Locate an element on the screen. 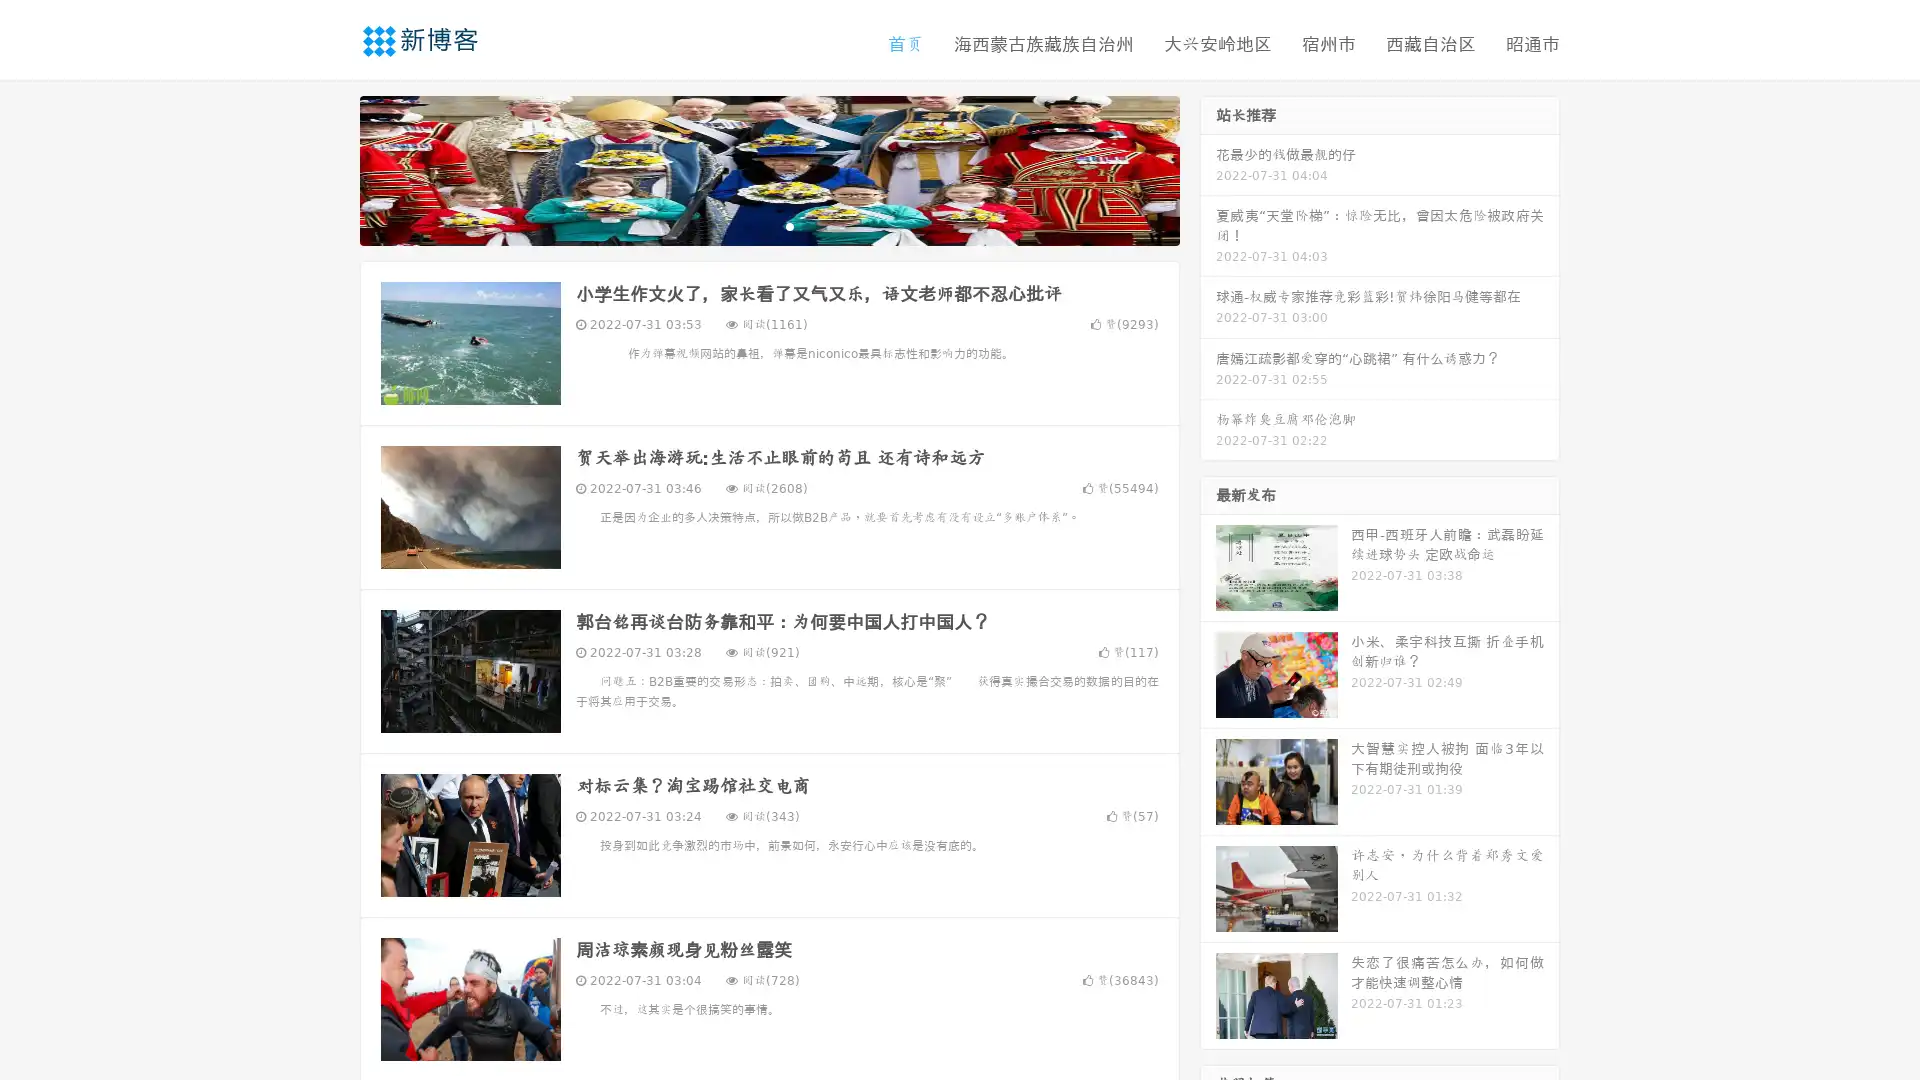  Go to slide 1 is located at coordinates (748, 225).